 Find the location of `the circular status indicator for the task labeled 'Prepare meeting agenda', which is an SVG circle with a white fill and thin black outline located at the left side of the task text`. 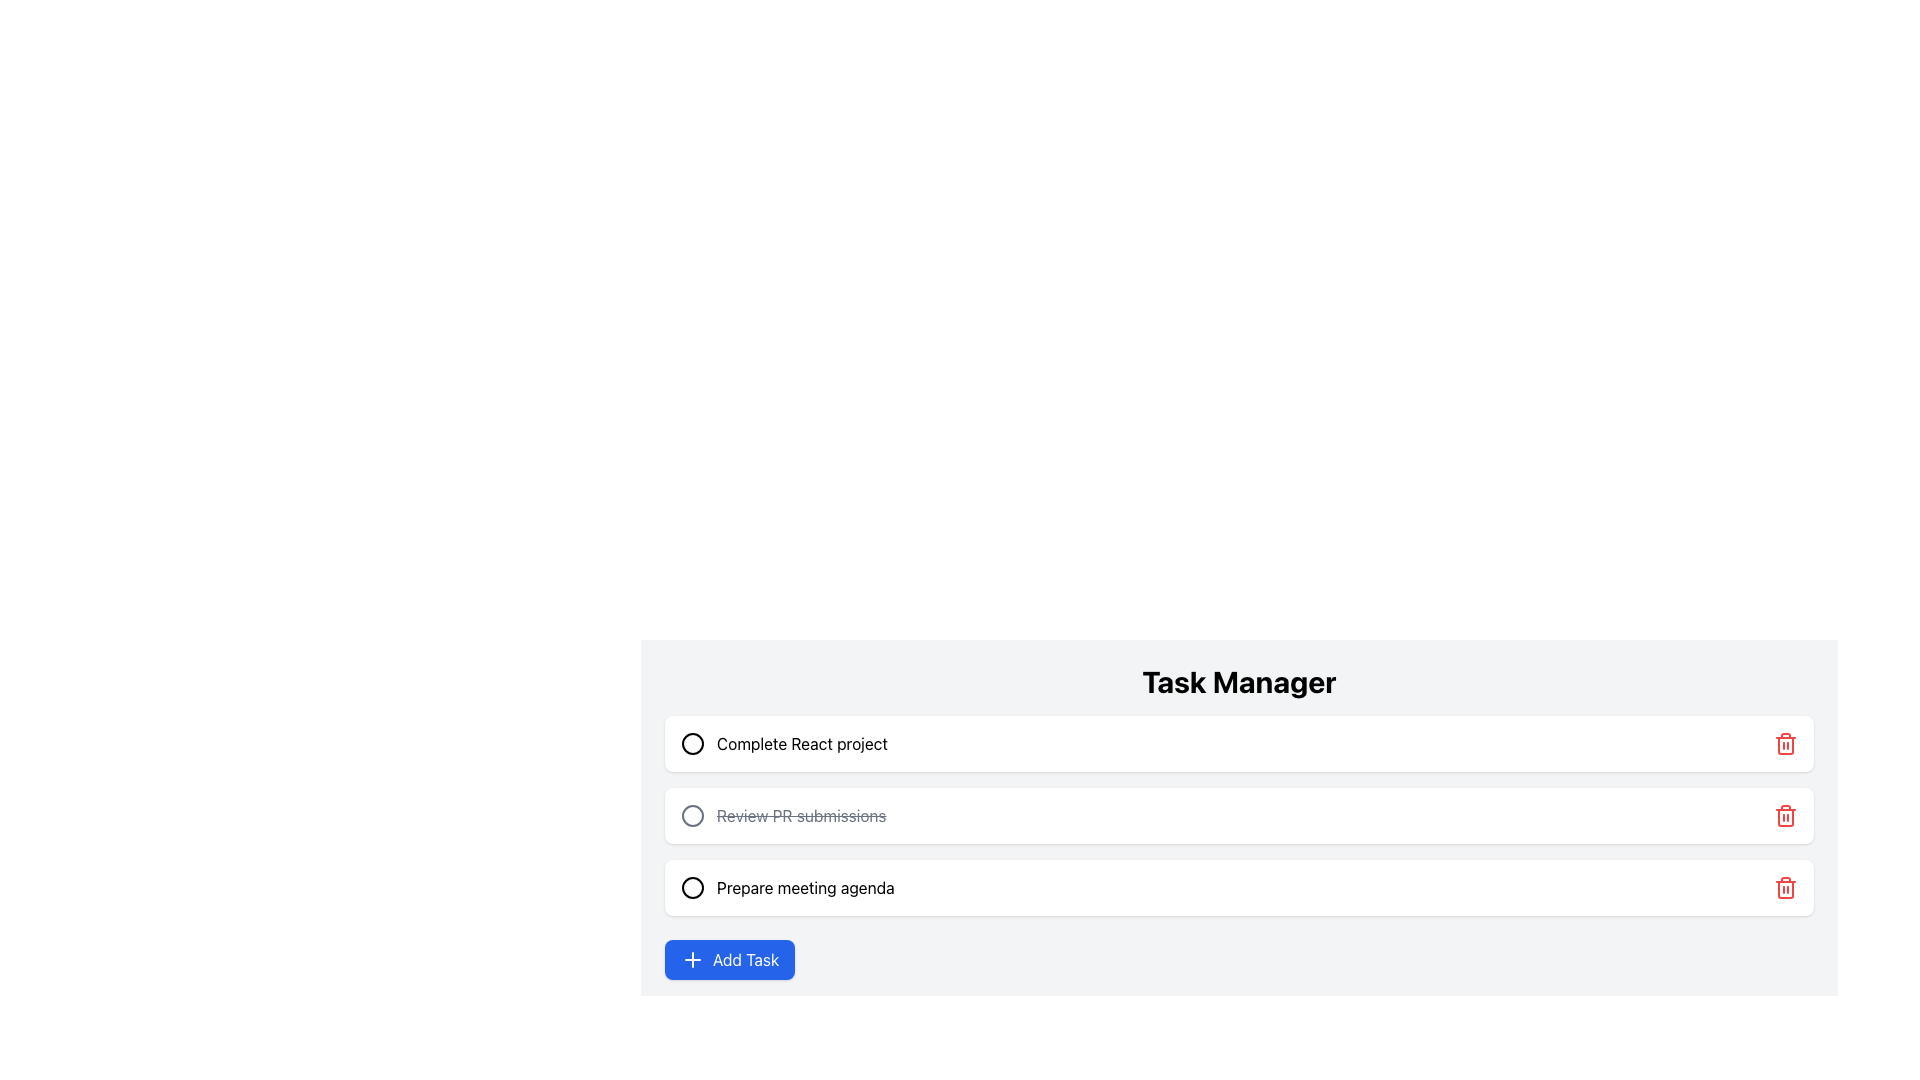

the circular status indicator for the task labeled 'Prepare meeting agenda', which is an SVG circle with a white fill and thin black outline located at the left side of the task text is located at coordinates (692, 886).